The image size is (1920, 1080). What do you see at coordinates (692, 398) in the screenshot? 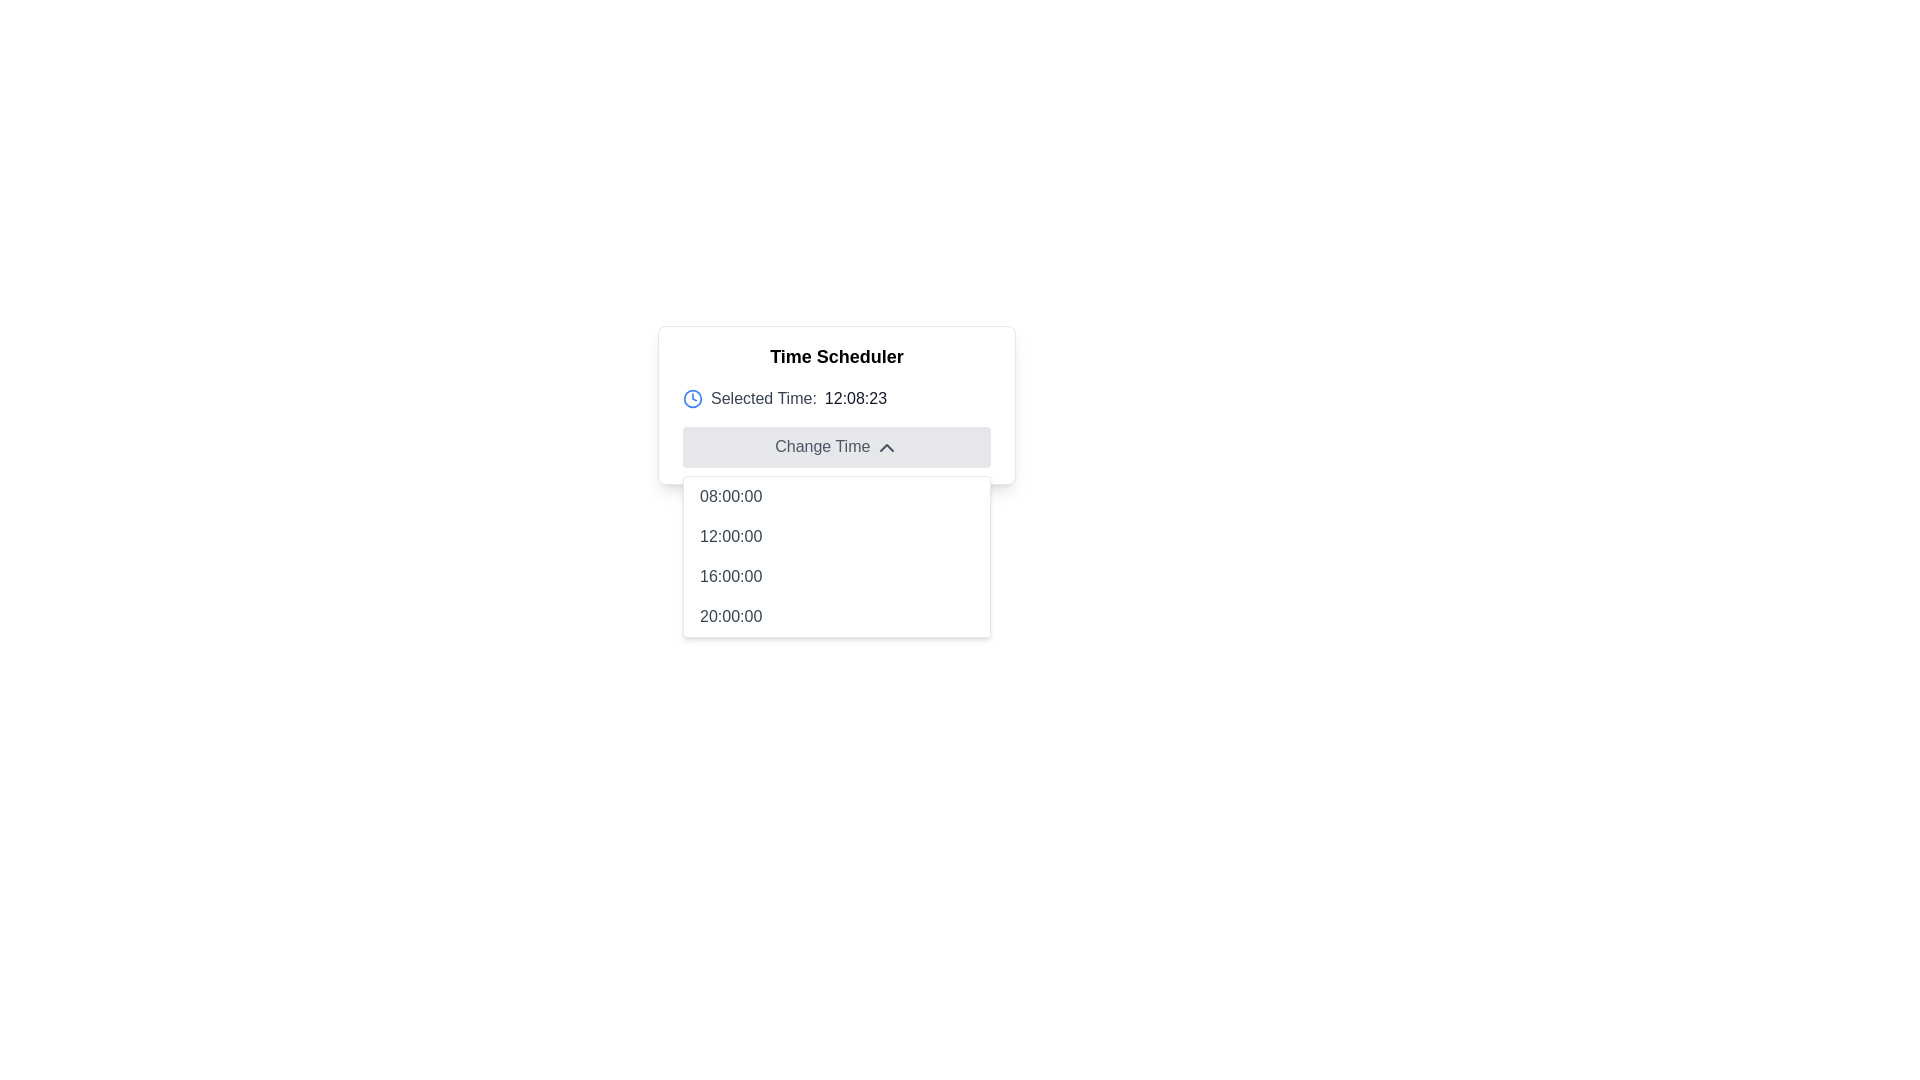
I see `the clock icon located to the left of the text 'Selected Time: 12:08:23' near the top center of the interface` at bounding box center [692, 398].